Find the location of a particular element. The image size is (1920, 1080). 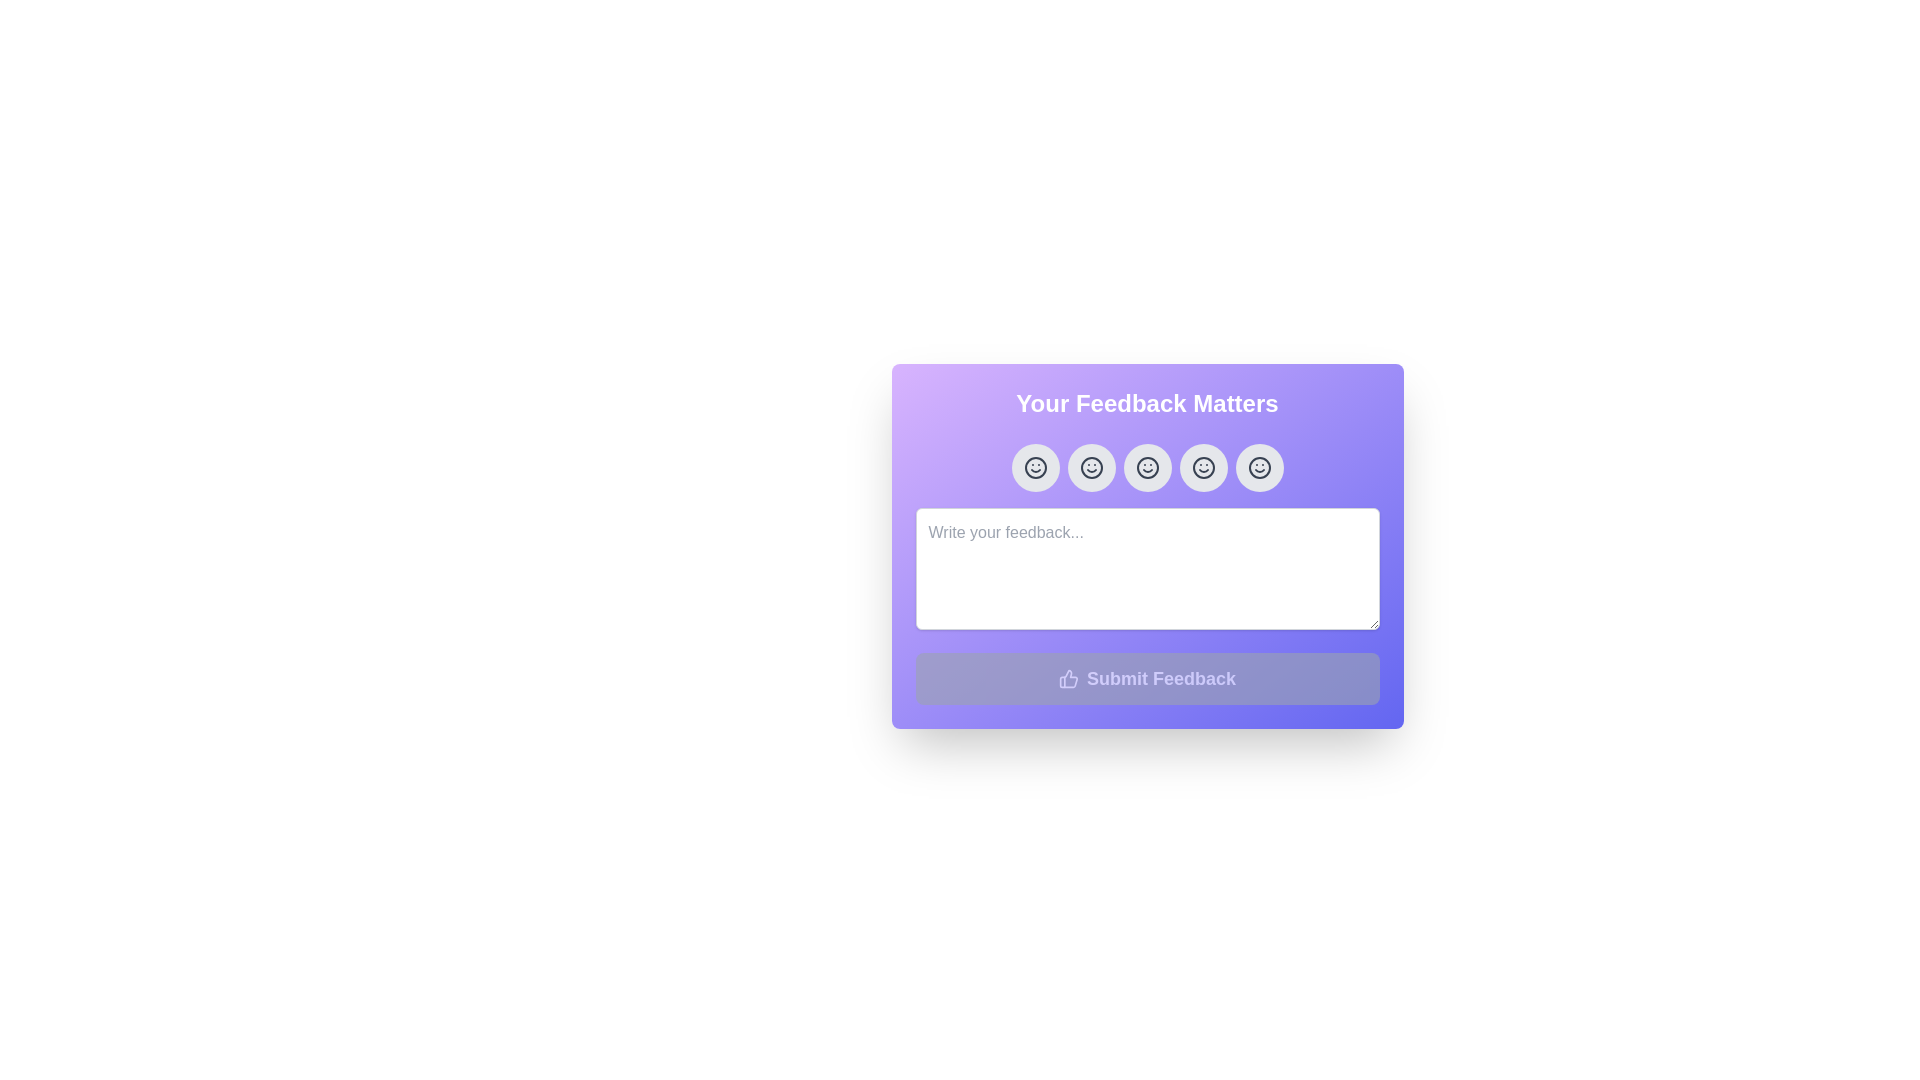

the 'Submit Feedback' button, which is a rectangular button with a bold text label and a thumbs-up icon, located at the bottom of the 'Your Feedback Matters' panel is located at coordinates (1147, 677).